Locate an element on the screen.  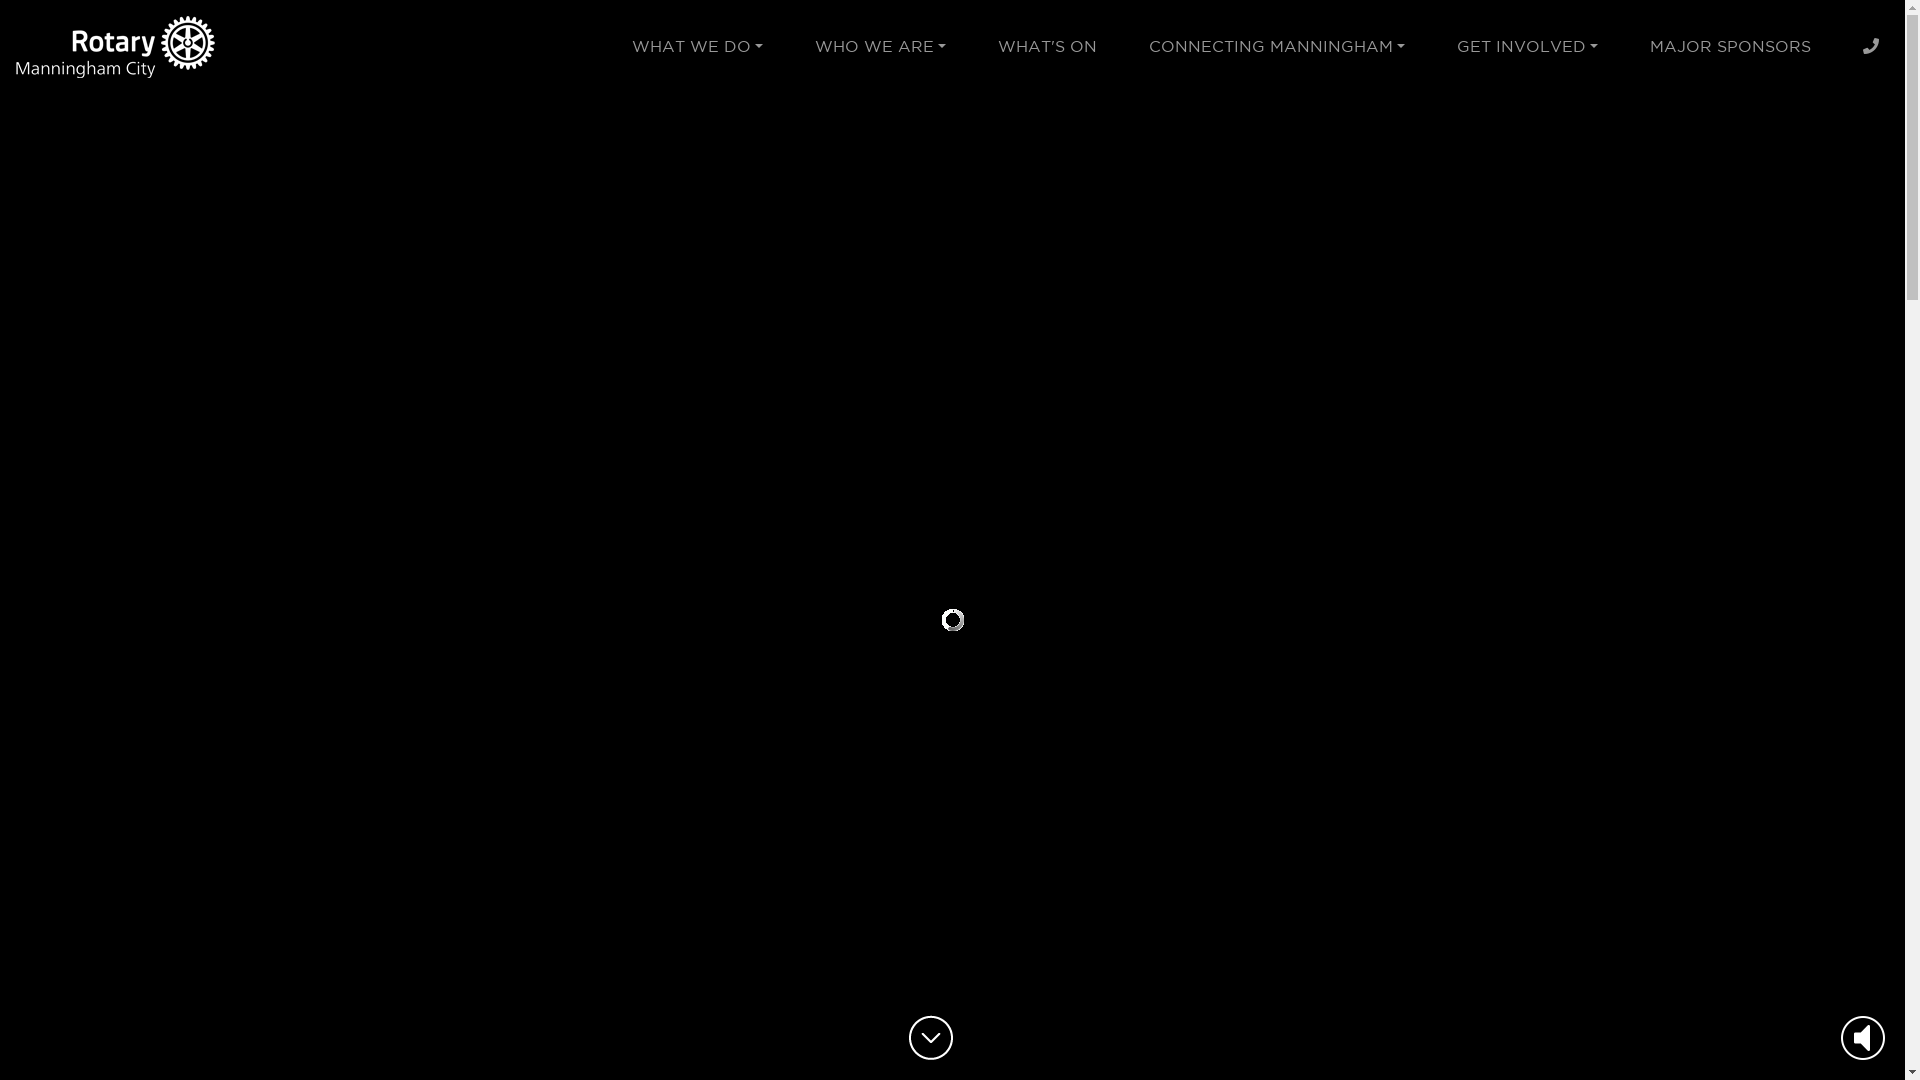
'GET INVOLVED' is located at coordinates (1526, 49).